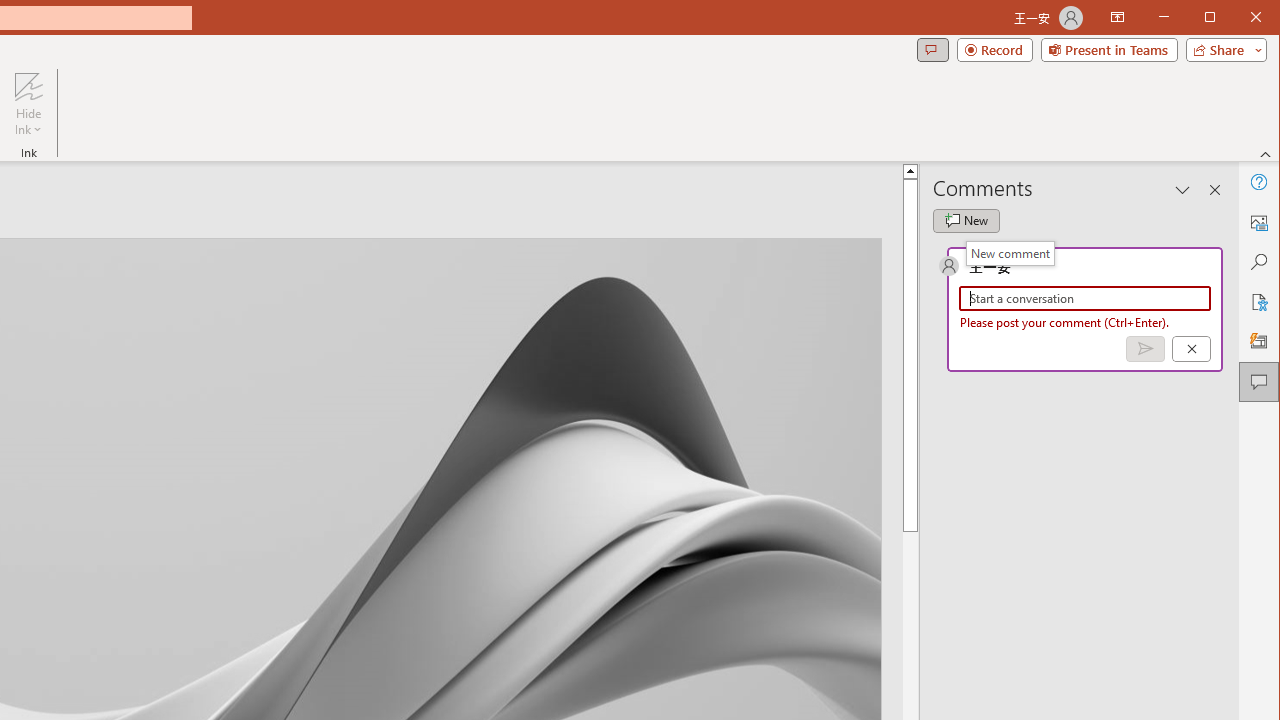 The width and height of the screenshot is (1280, 720). I want to click on 'Accessibility', so click(1257, 302).